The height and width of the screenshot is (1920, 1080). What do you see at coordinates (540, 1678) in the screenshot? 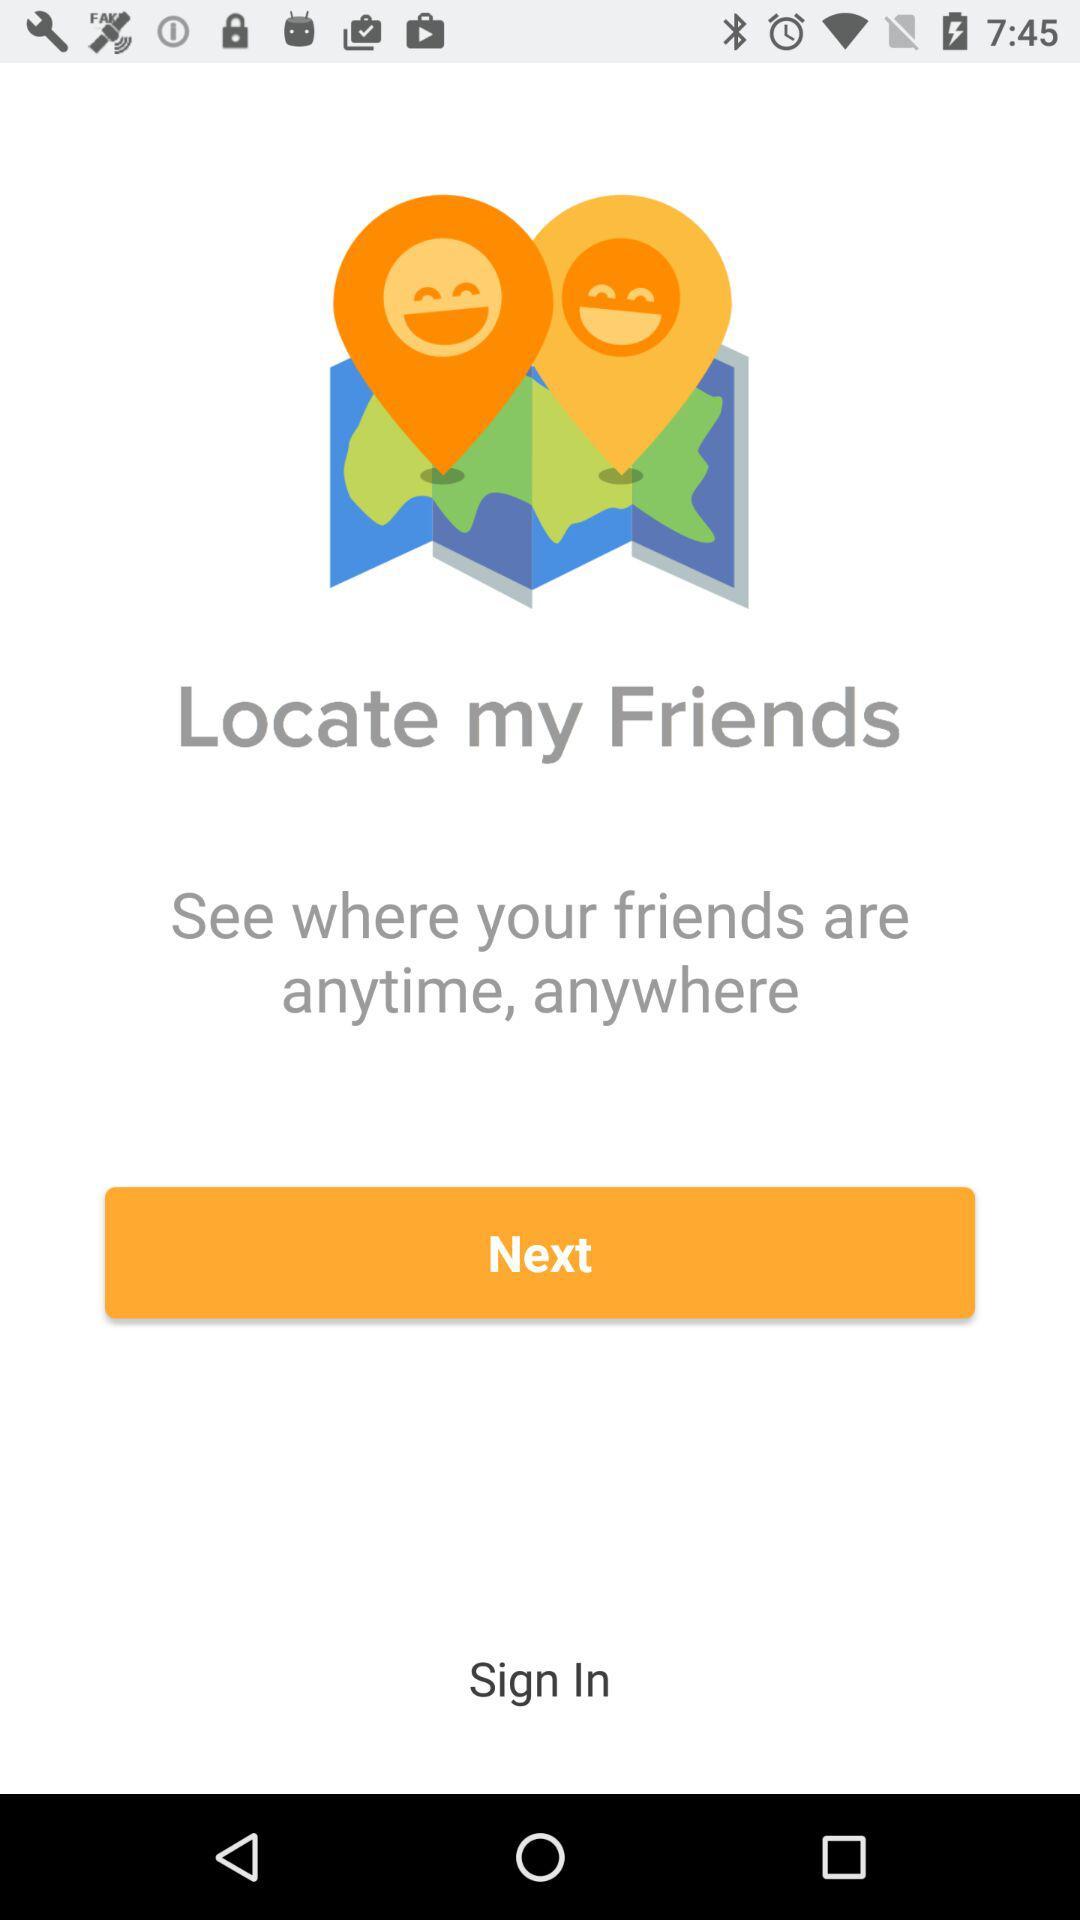
I see `the sign in` at bounding box center [540, 1678].